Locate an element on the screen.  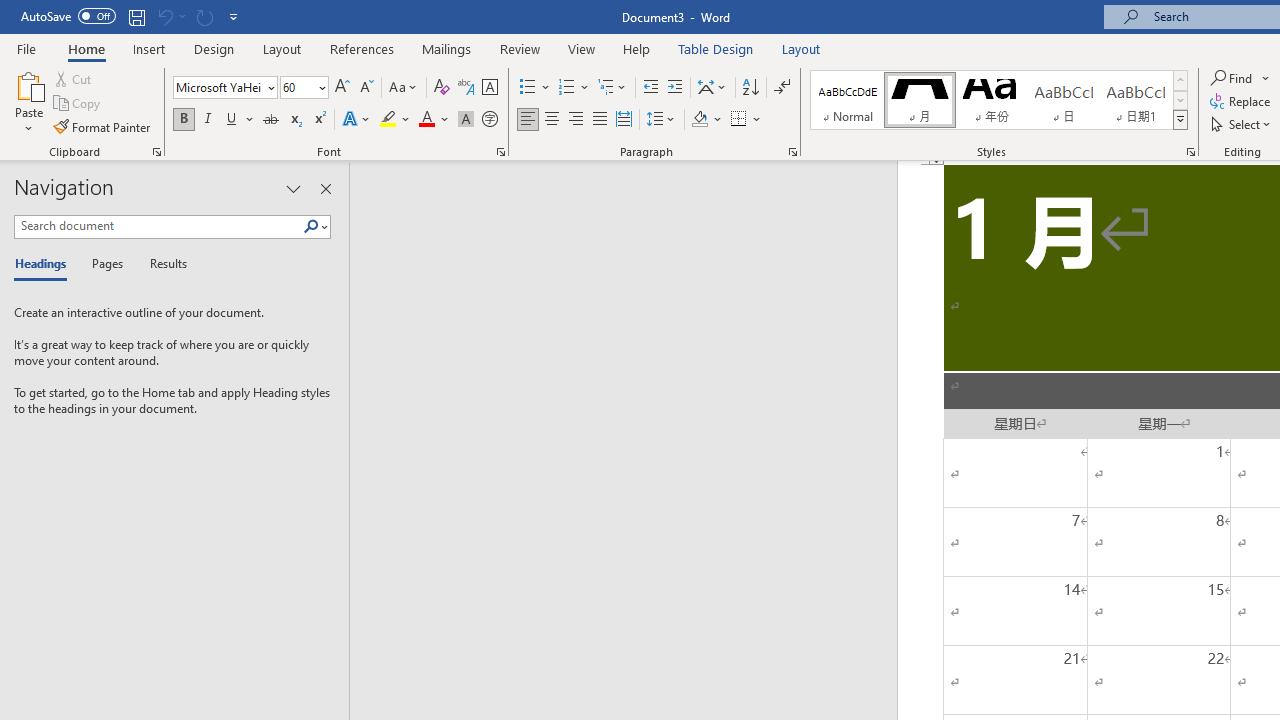
'Can' is located at coordinates (204, 16).